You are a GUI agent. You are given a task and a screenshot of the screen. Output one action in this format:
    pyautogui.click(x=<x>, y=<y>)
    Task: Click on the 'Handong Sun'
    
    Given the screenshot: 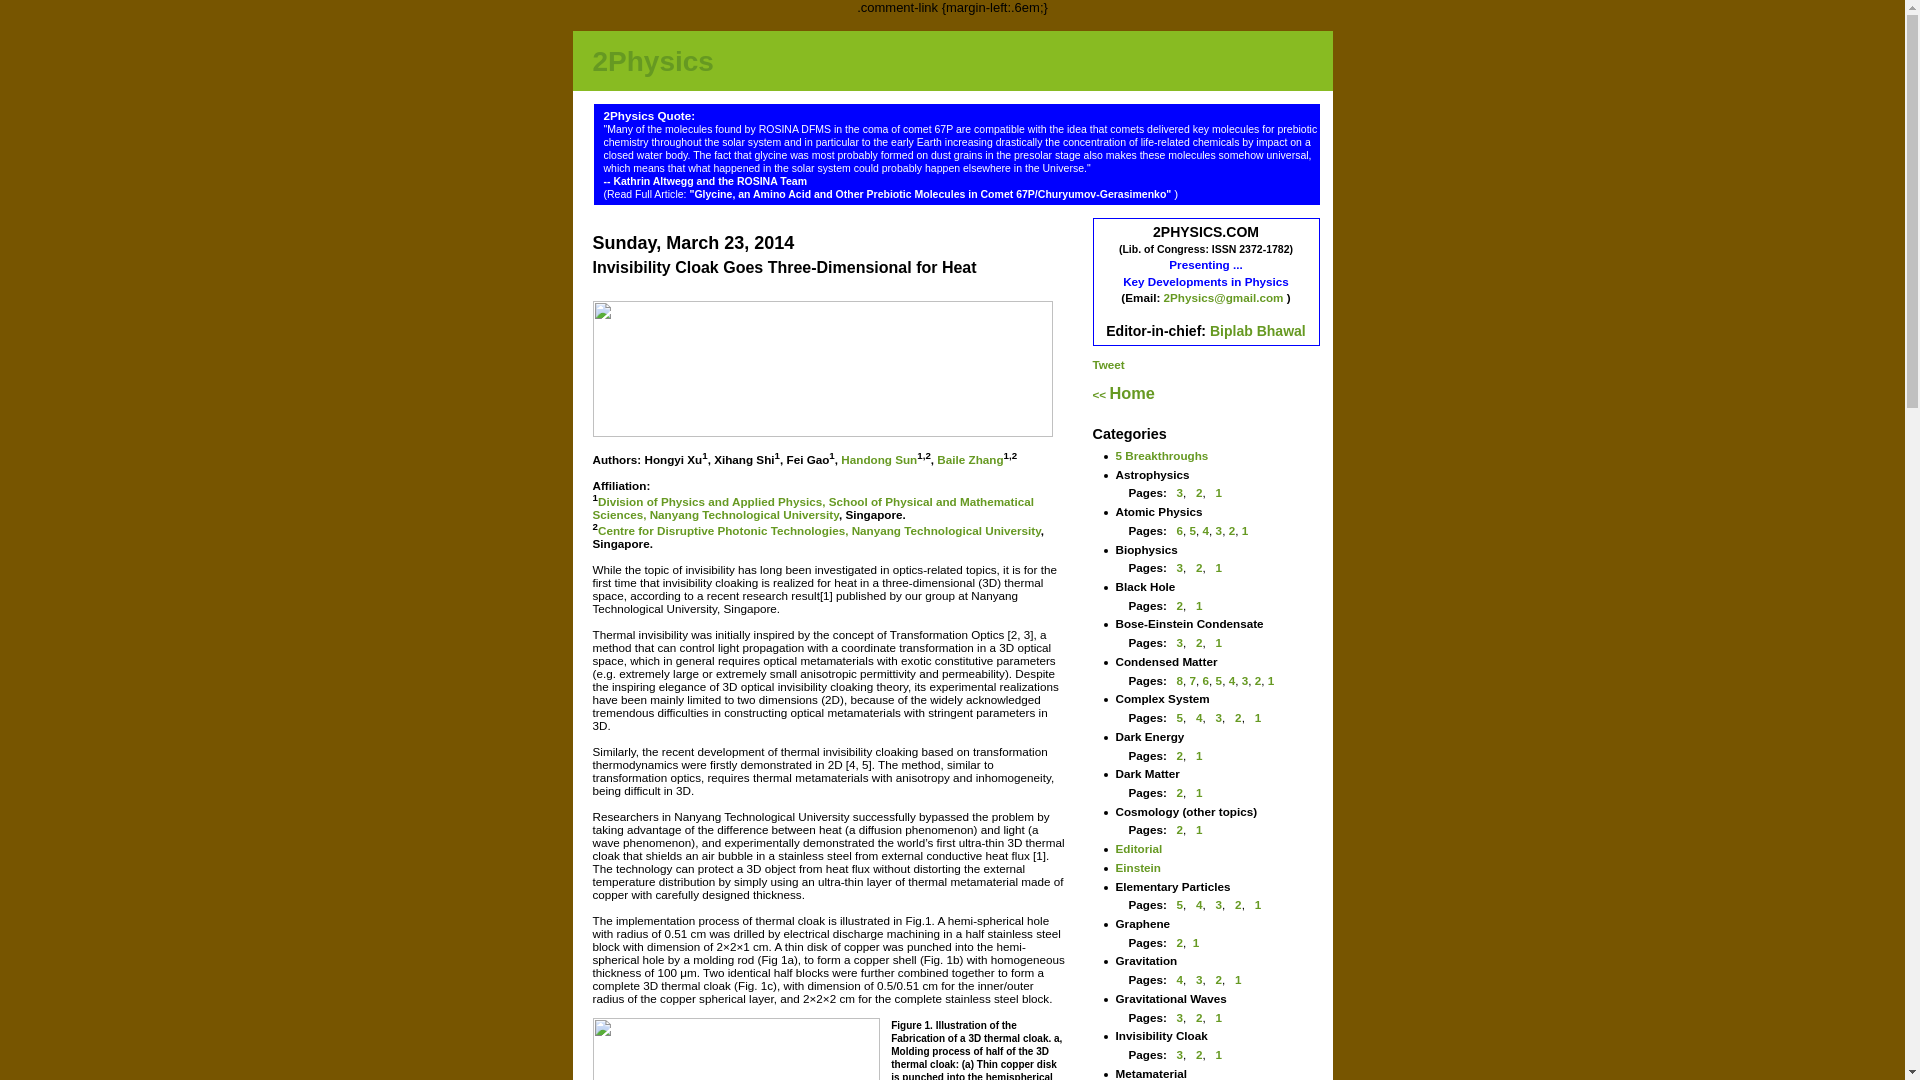 What is the action you would take?
    pyautogui.click(x=878, y=459)
    